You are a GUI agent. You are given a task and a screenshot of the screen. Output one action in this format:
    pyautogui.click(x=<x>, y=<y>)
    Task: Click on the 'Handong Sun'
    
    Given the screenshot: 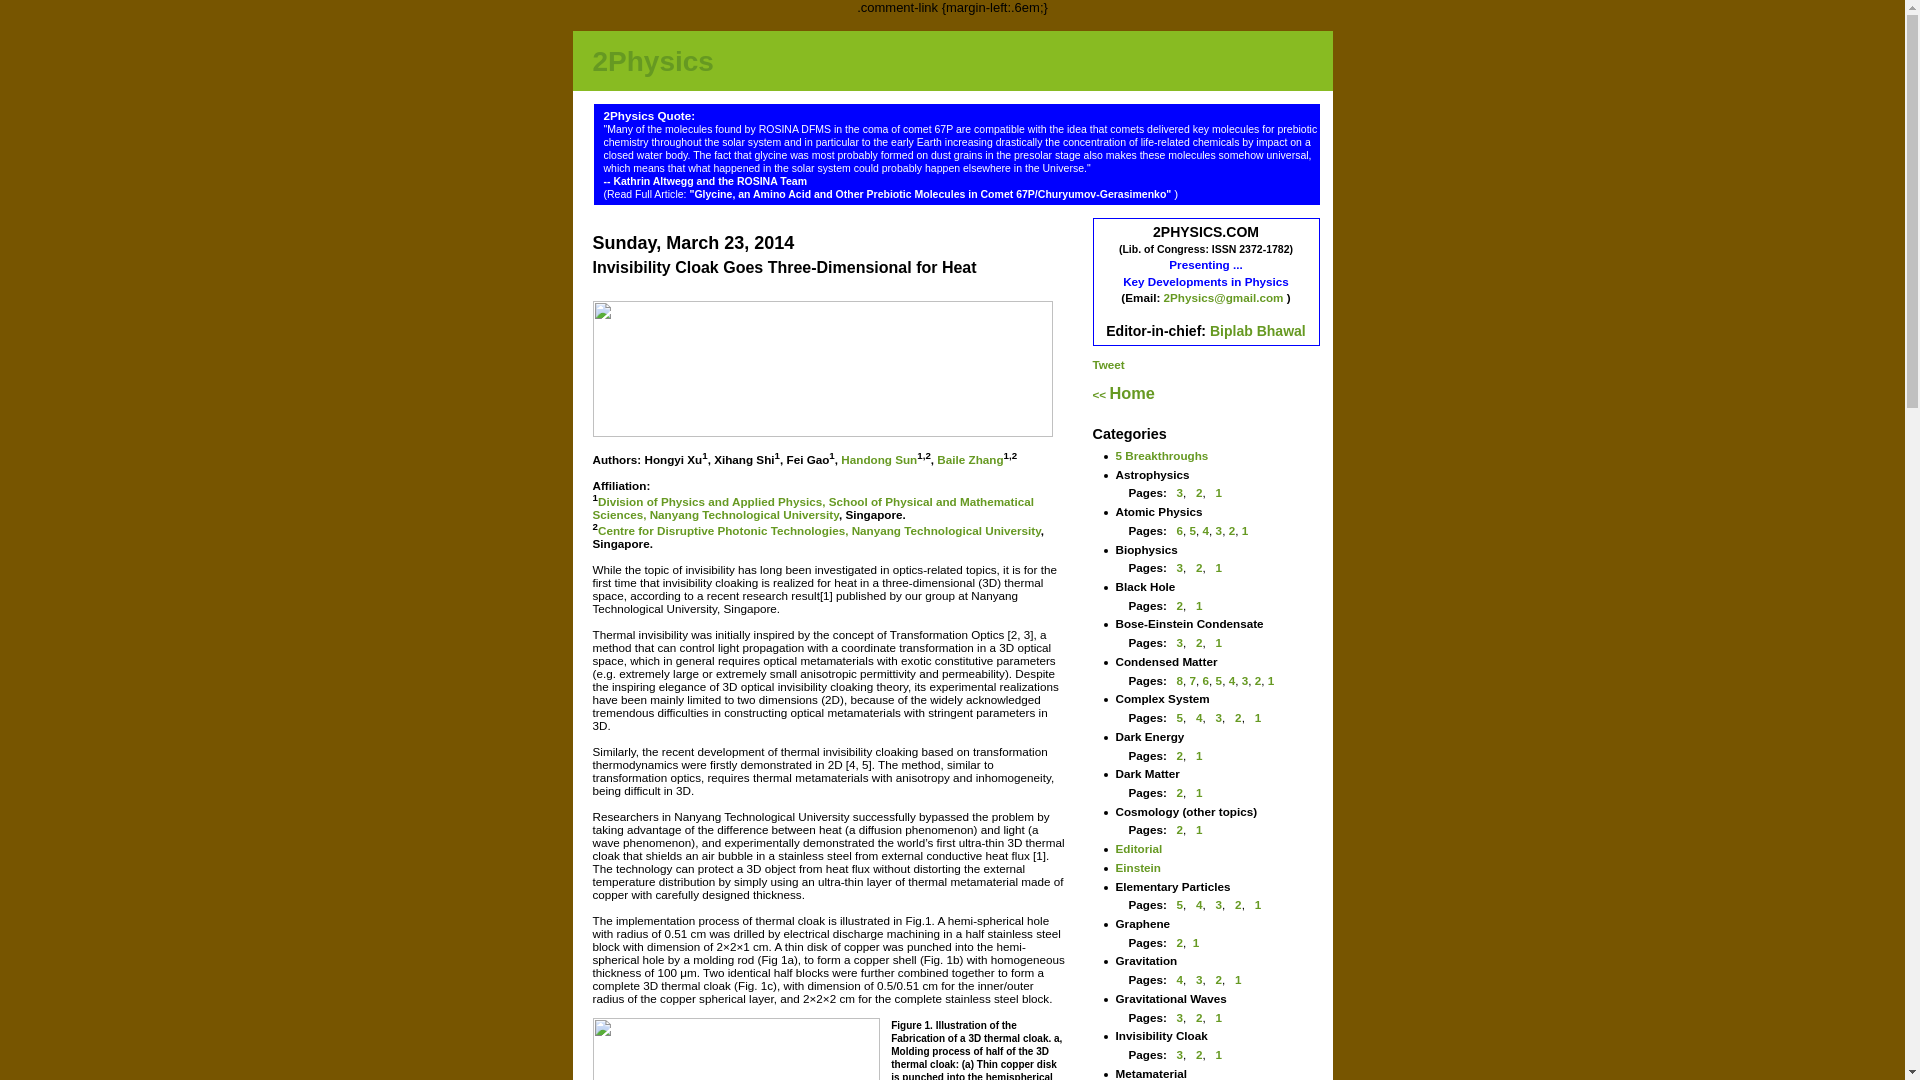 What is the action you would take?
    pyautogui.click(x=878, y=459)
    